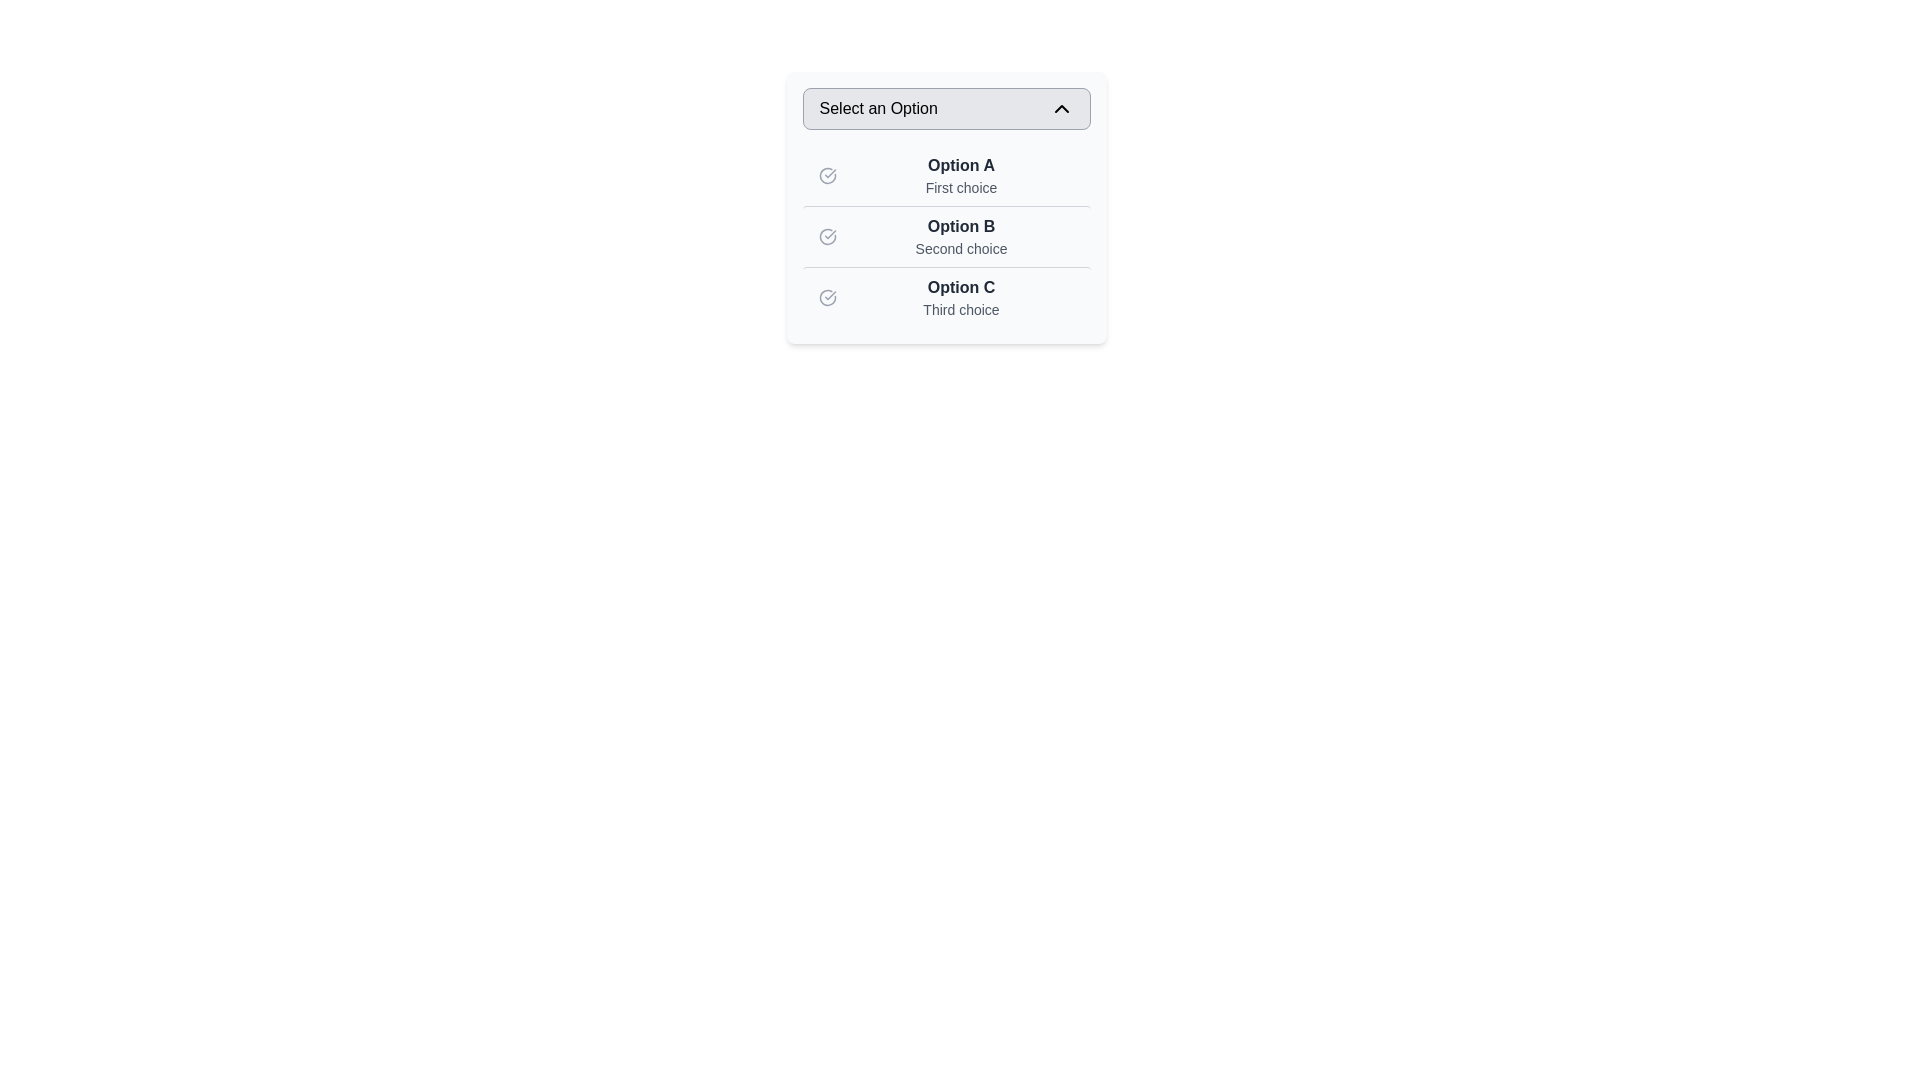  Describe the element at coordinates (961, 309) in the screenshot. I see `text label 'Third choice' which is styled with a small gray font and positioned beneath 'Option C' in the dropdown menu` at that location.